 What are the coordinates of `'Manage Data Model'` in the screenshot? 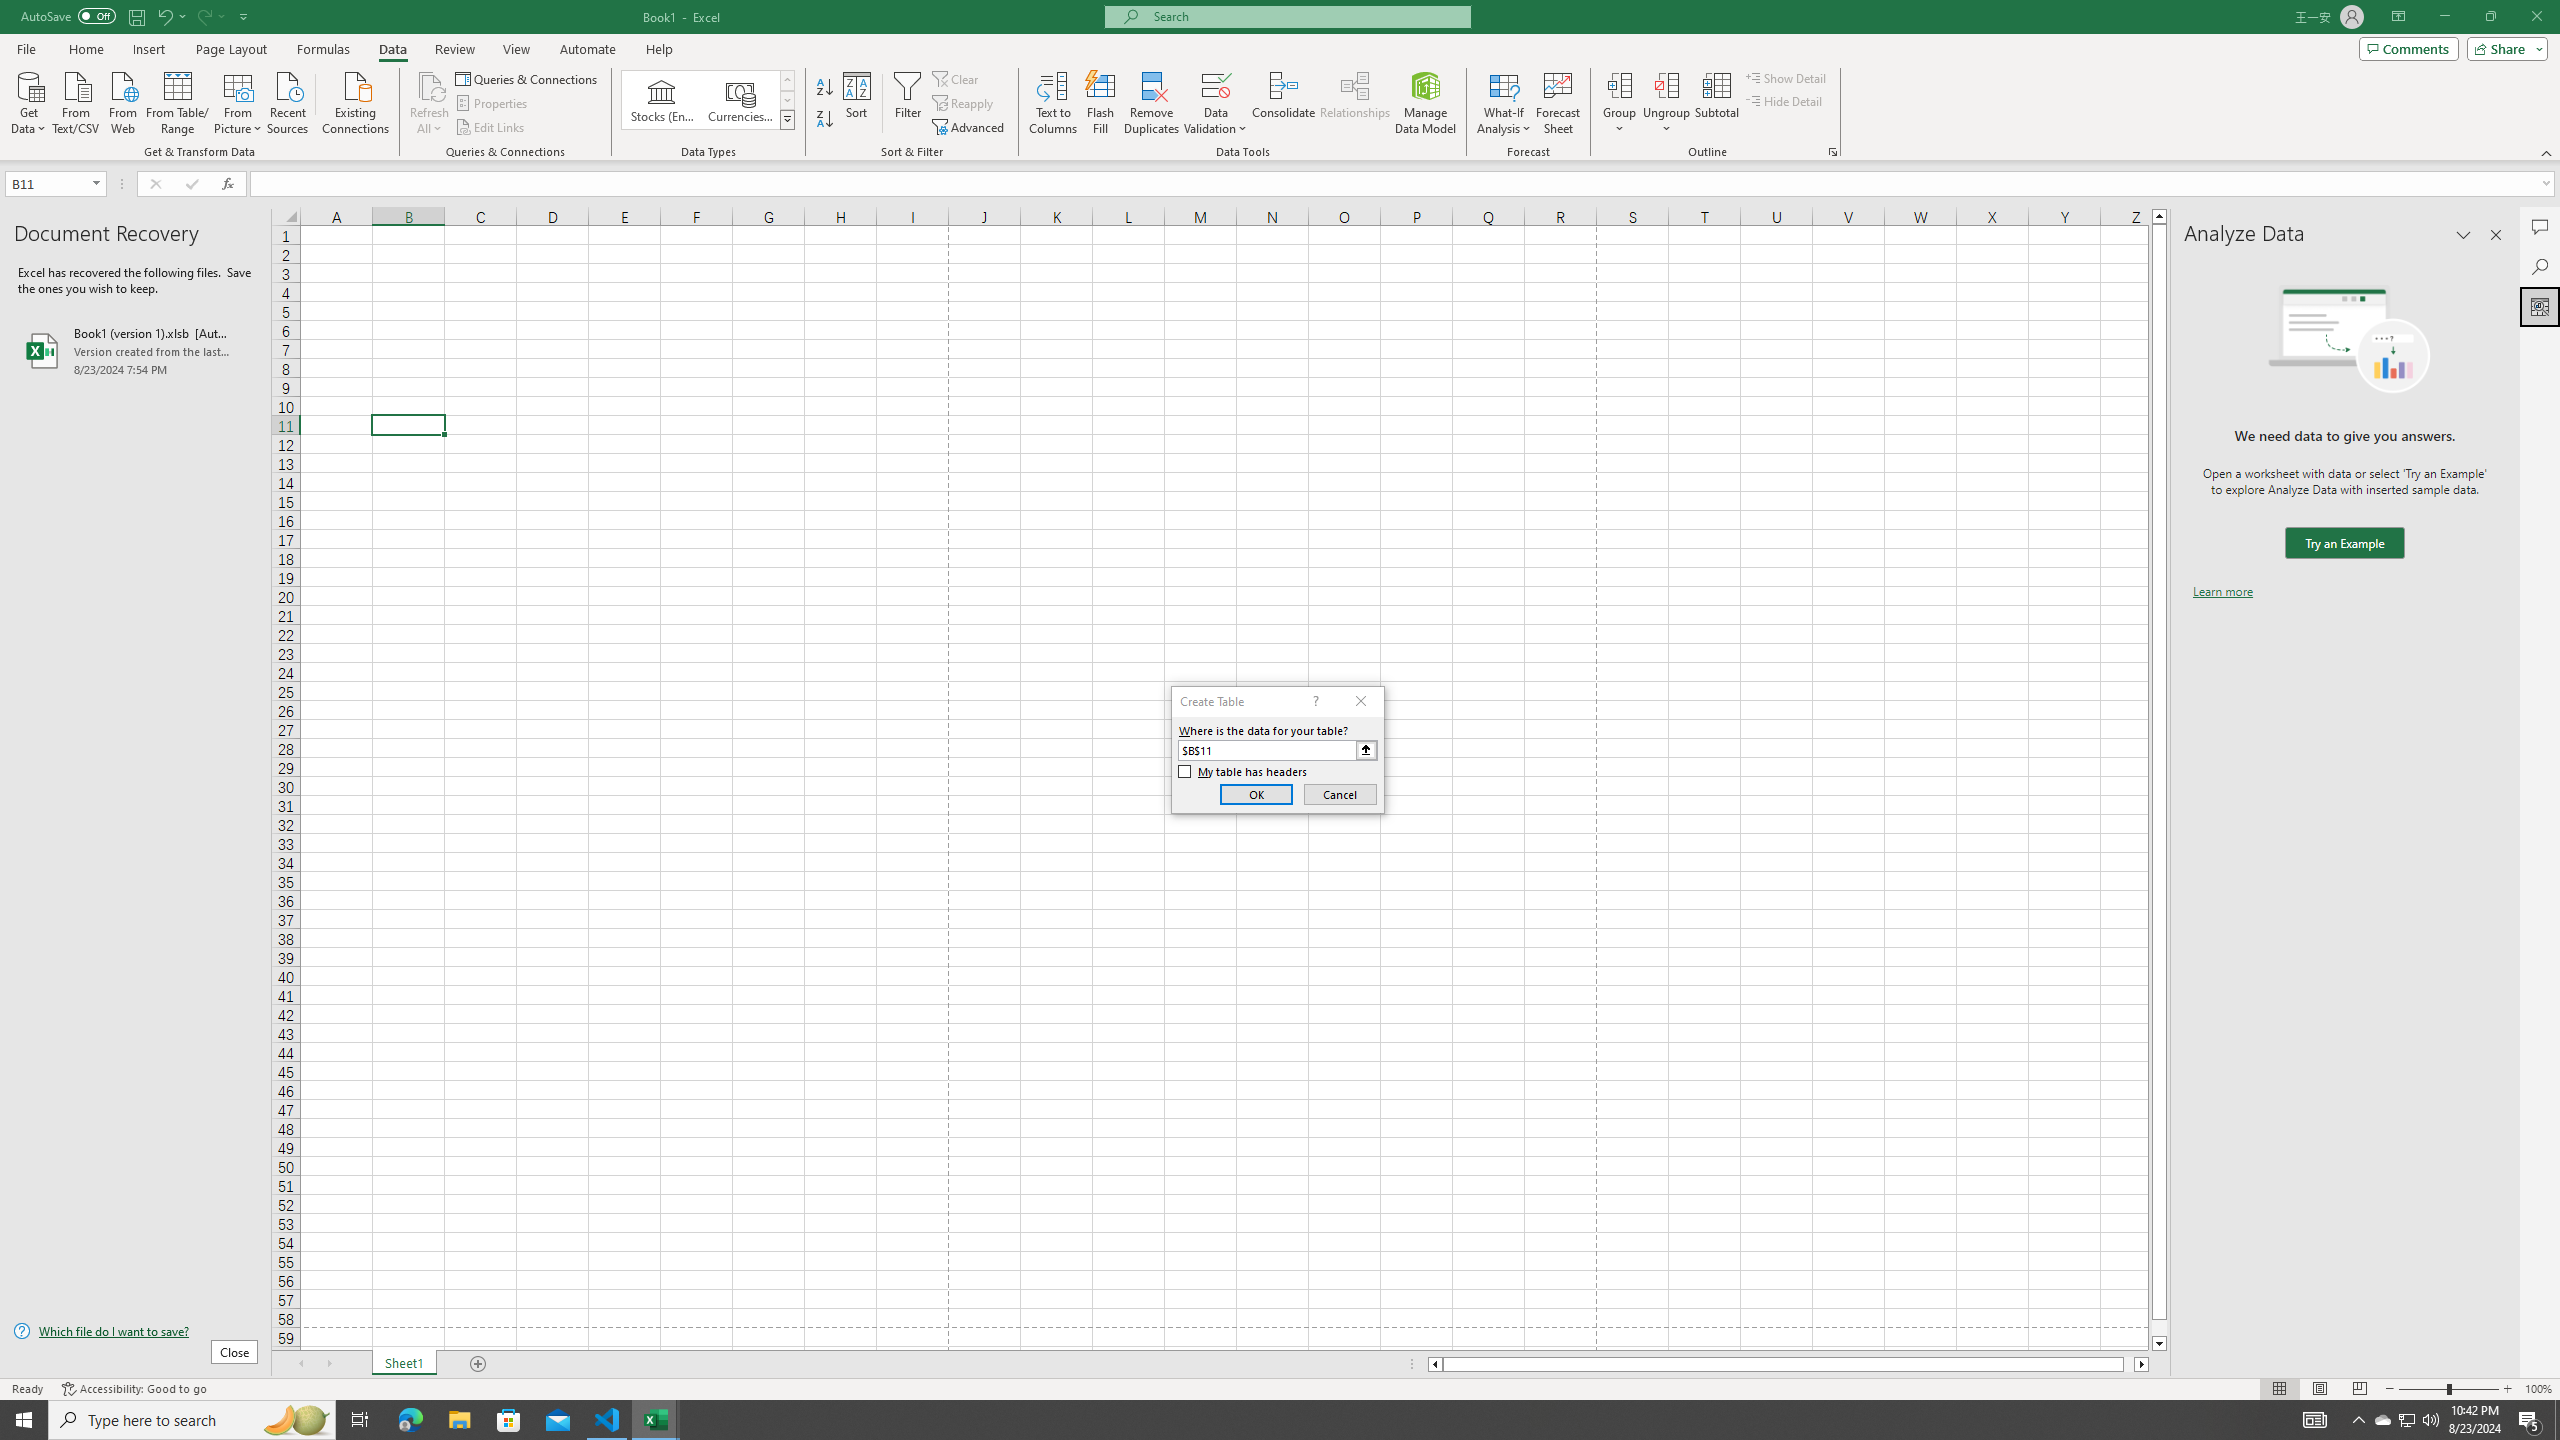 It's located at (1424, 103).